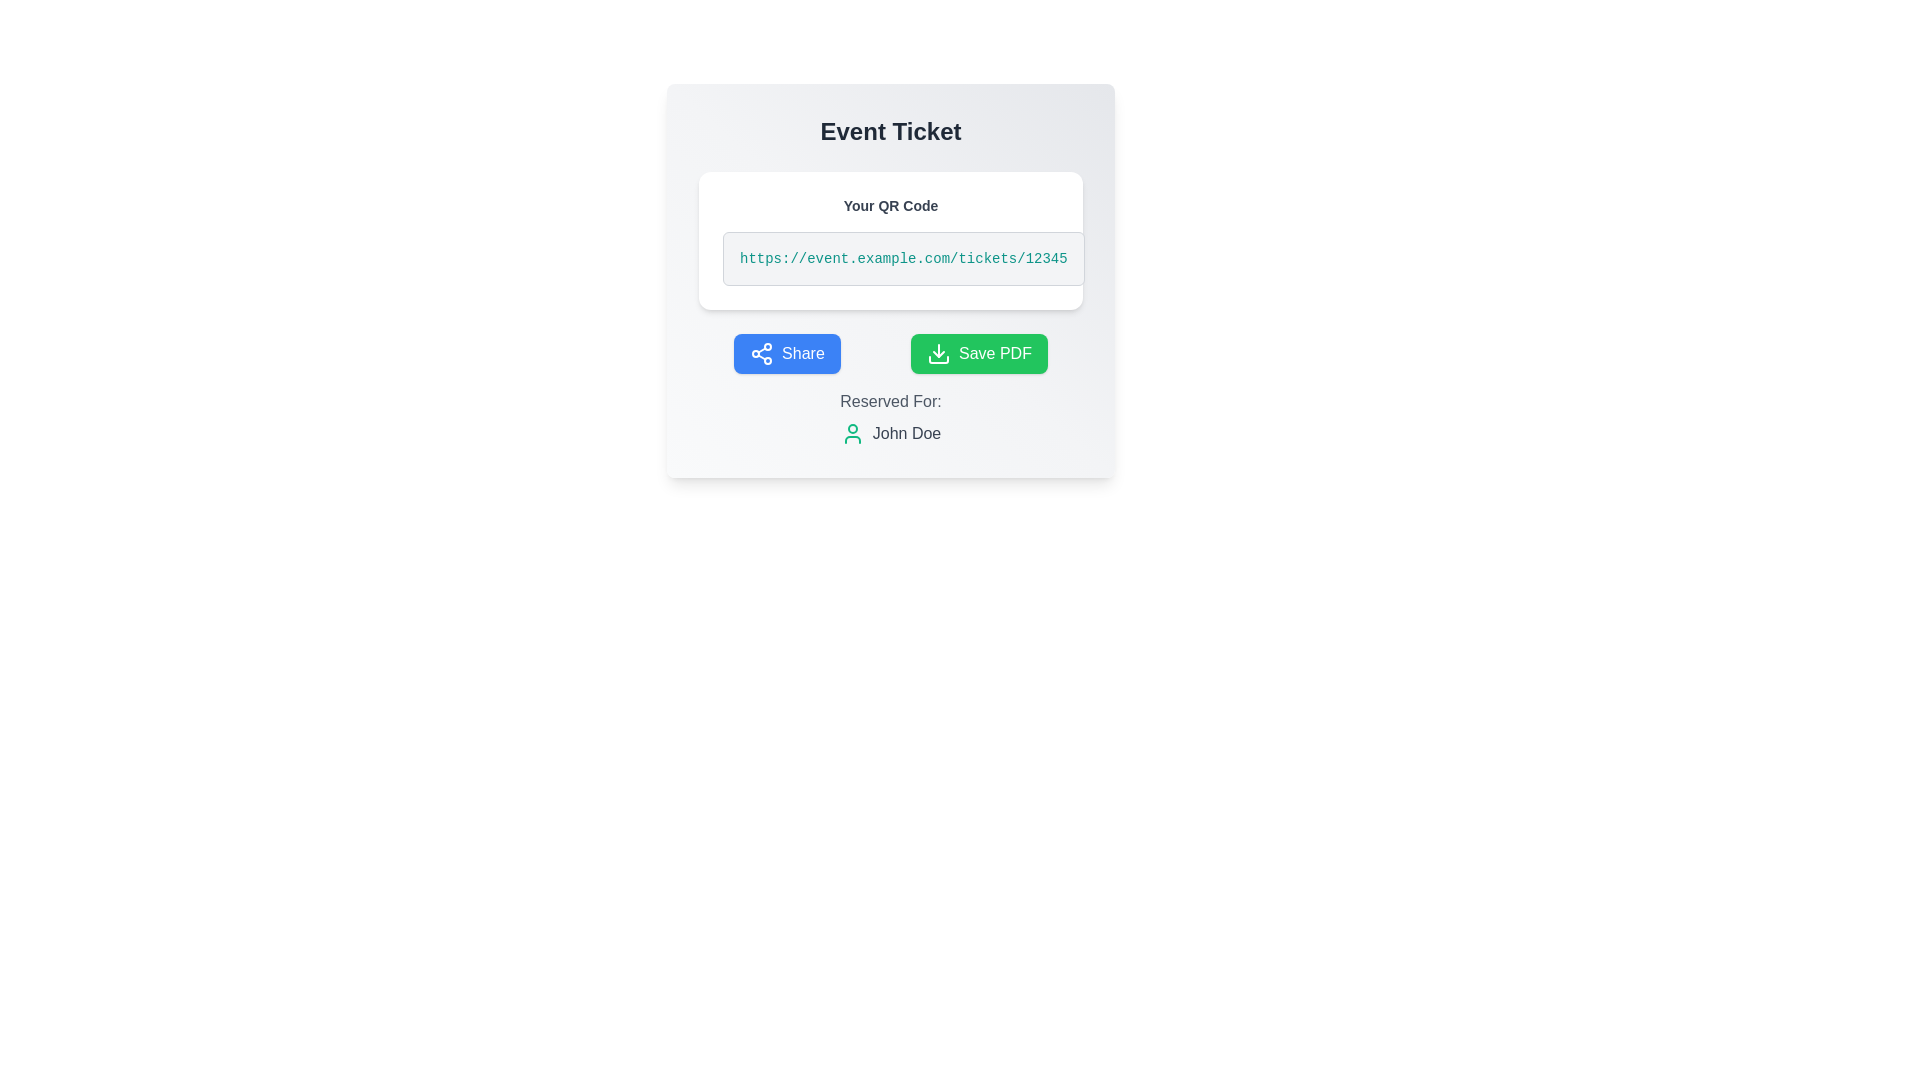 This screenshot has width=1920, height=1080. I want to click on the download icon within the 'Save PDF' button located at the bottom of the event ticket card, so click(938, 353).